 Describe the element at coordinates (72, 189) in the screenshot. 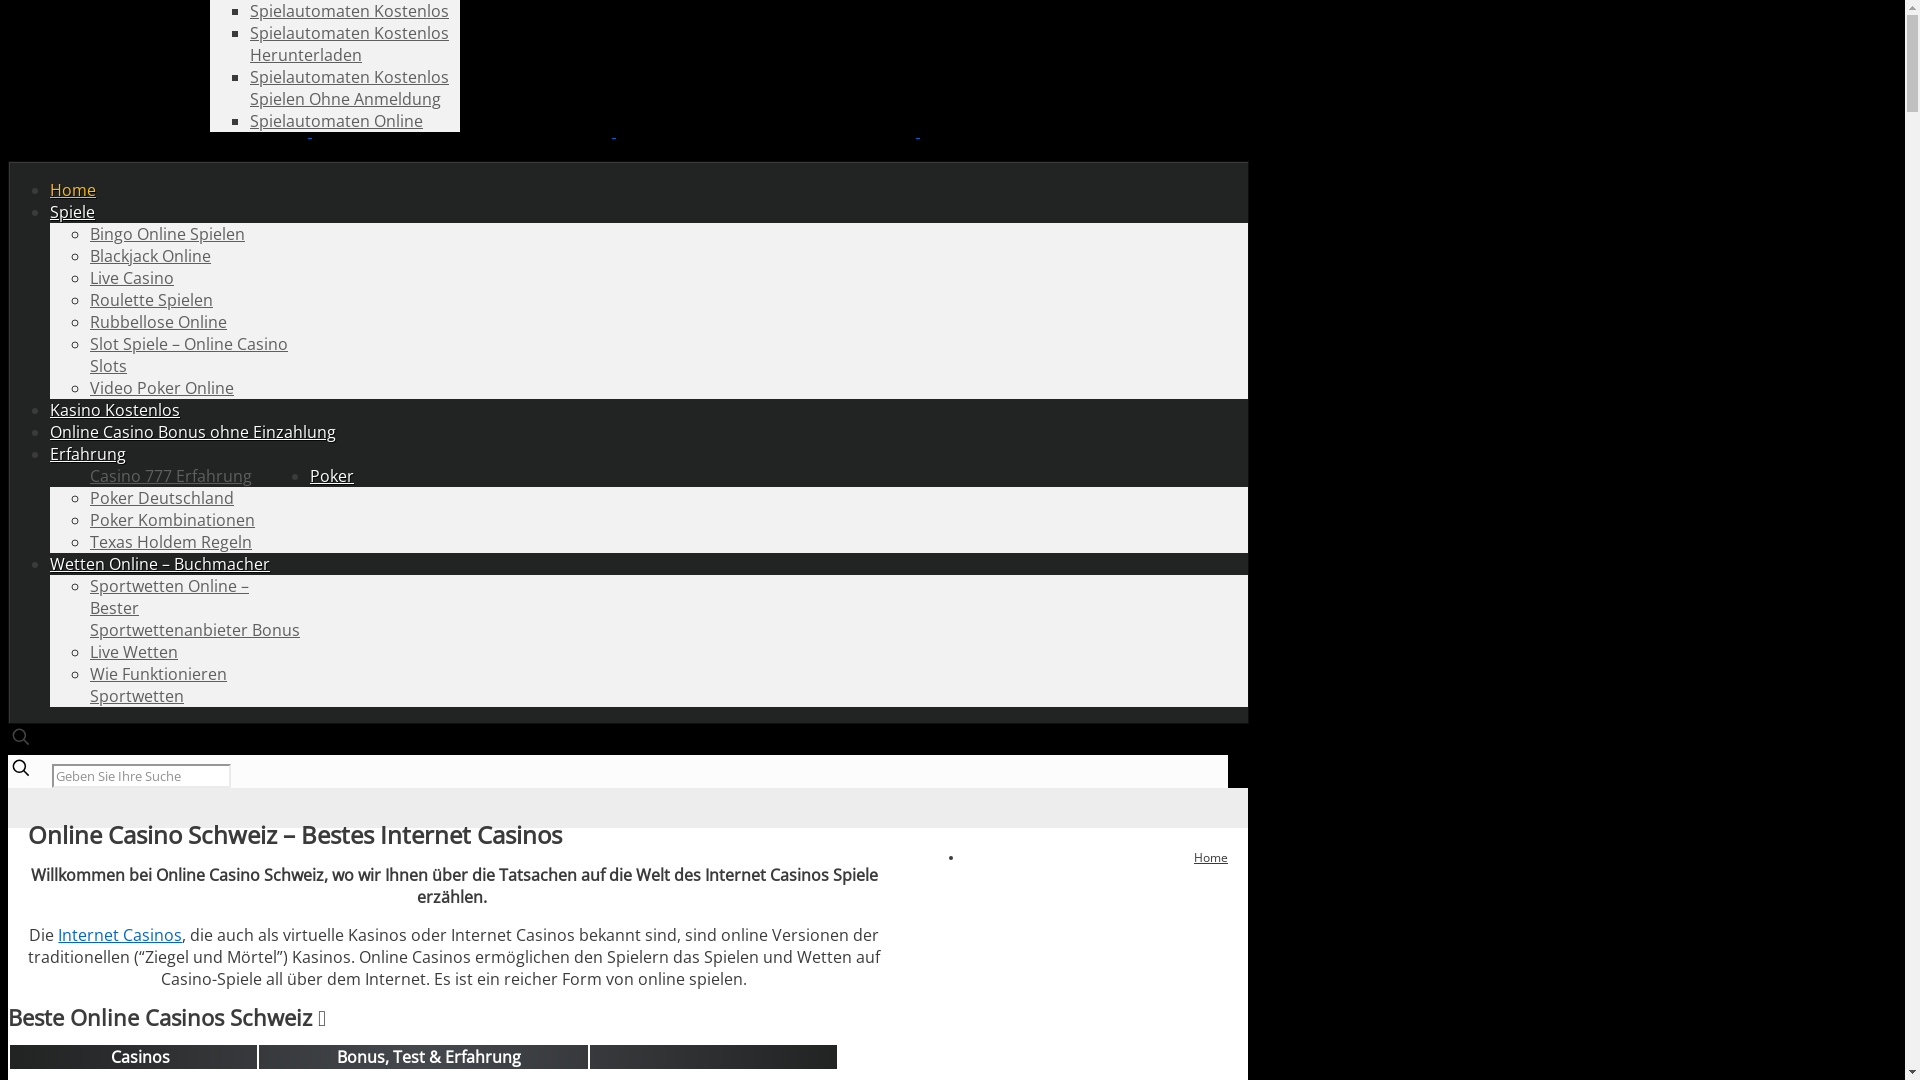

I see `'Home'` at that location.